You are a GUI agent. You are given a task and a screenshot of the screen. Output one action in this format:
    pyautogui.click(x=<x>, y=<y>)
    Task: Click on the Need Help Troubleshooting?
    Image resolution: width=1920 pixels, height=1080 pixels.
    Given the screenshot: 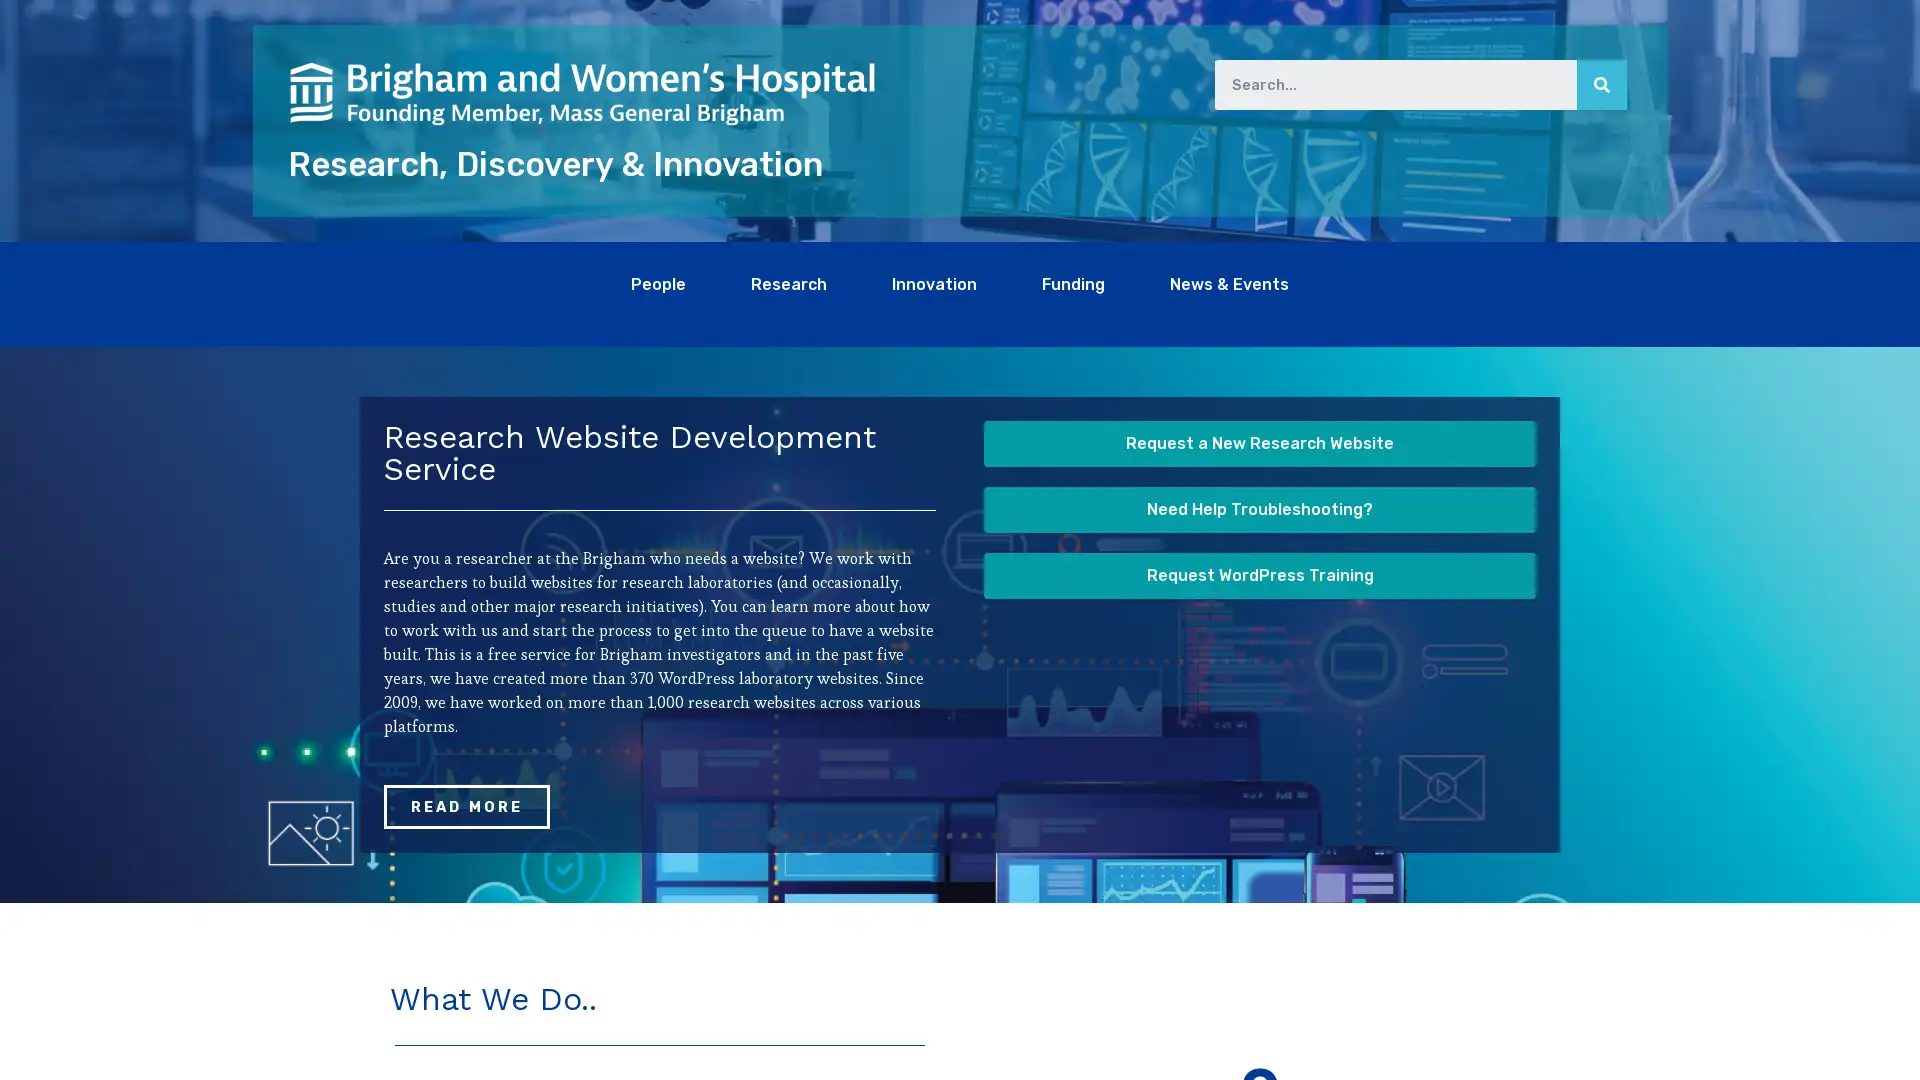 What is the action you would take?
    pyautogui.click(x=1258, y=508)
    